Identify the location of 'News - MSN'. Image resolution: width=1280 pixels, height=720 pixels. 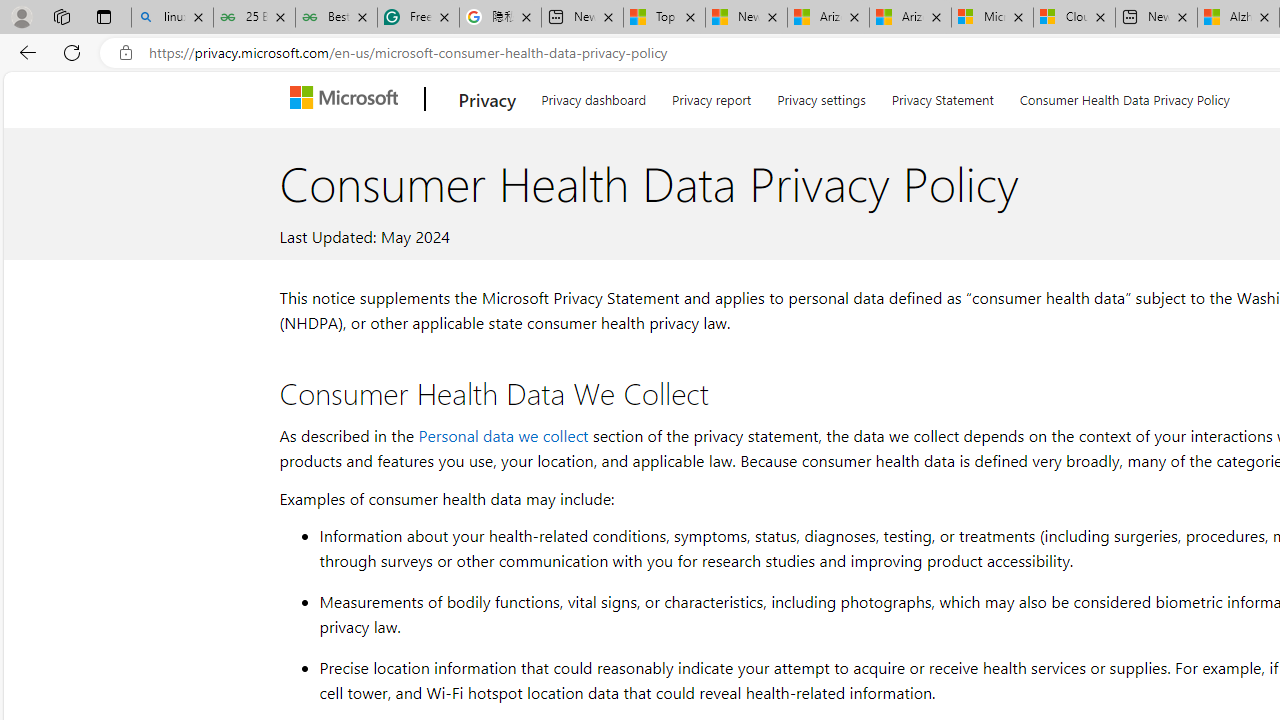
(745, 17).